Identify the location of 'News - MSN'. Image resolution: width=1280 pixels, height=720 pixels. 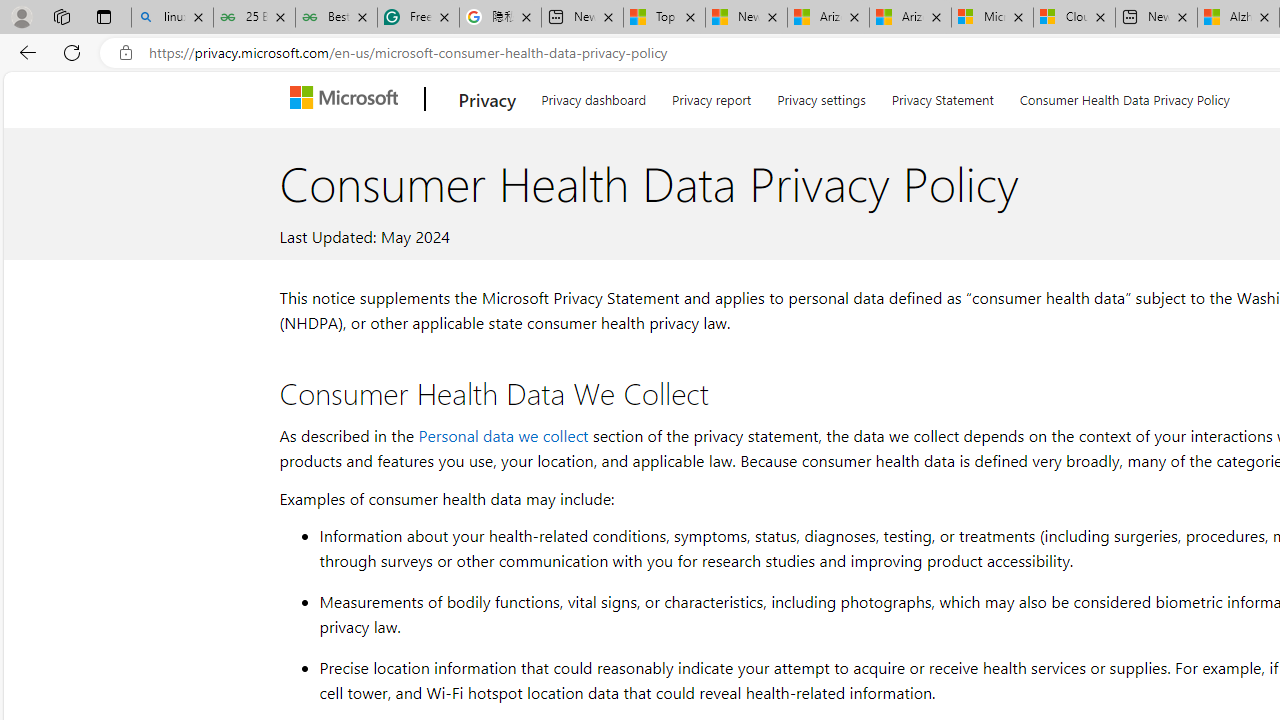
(745, 17).